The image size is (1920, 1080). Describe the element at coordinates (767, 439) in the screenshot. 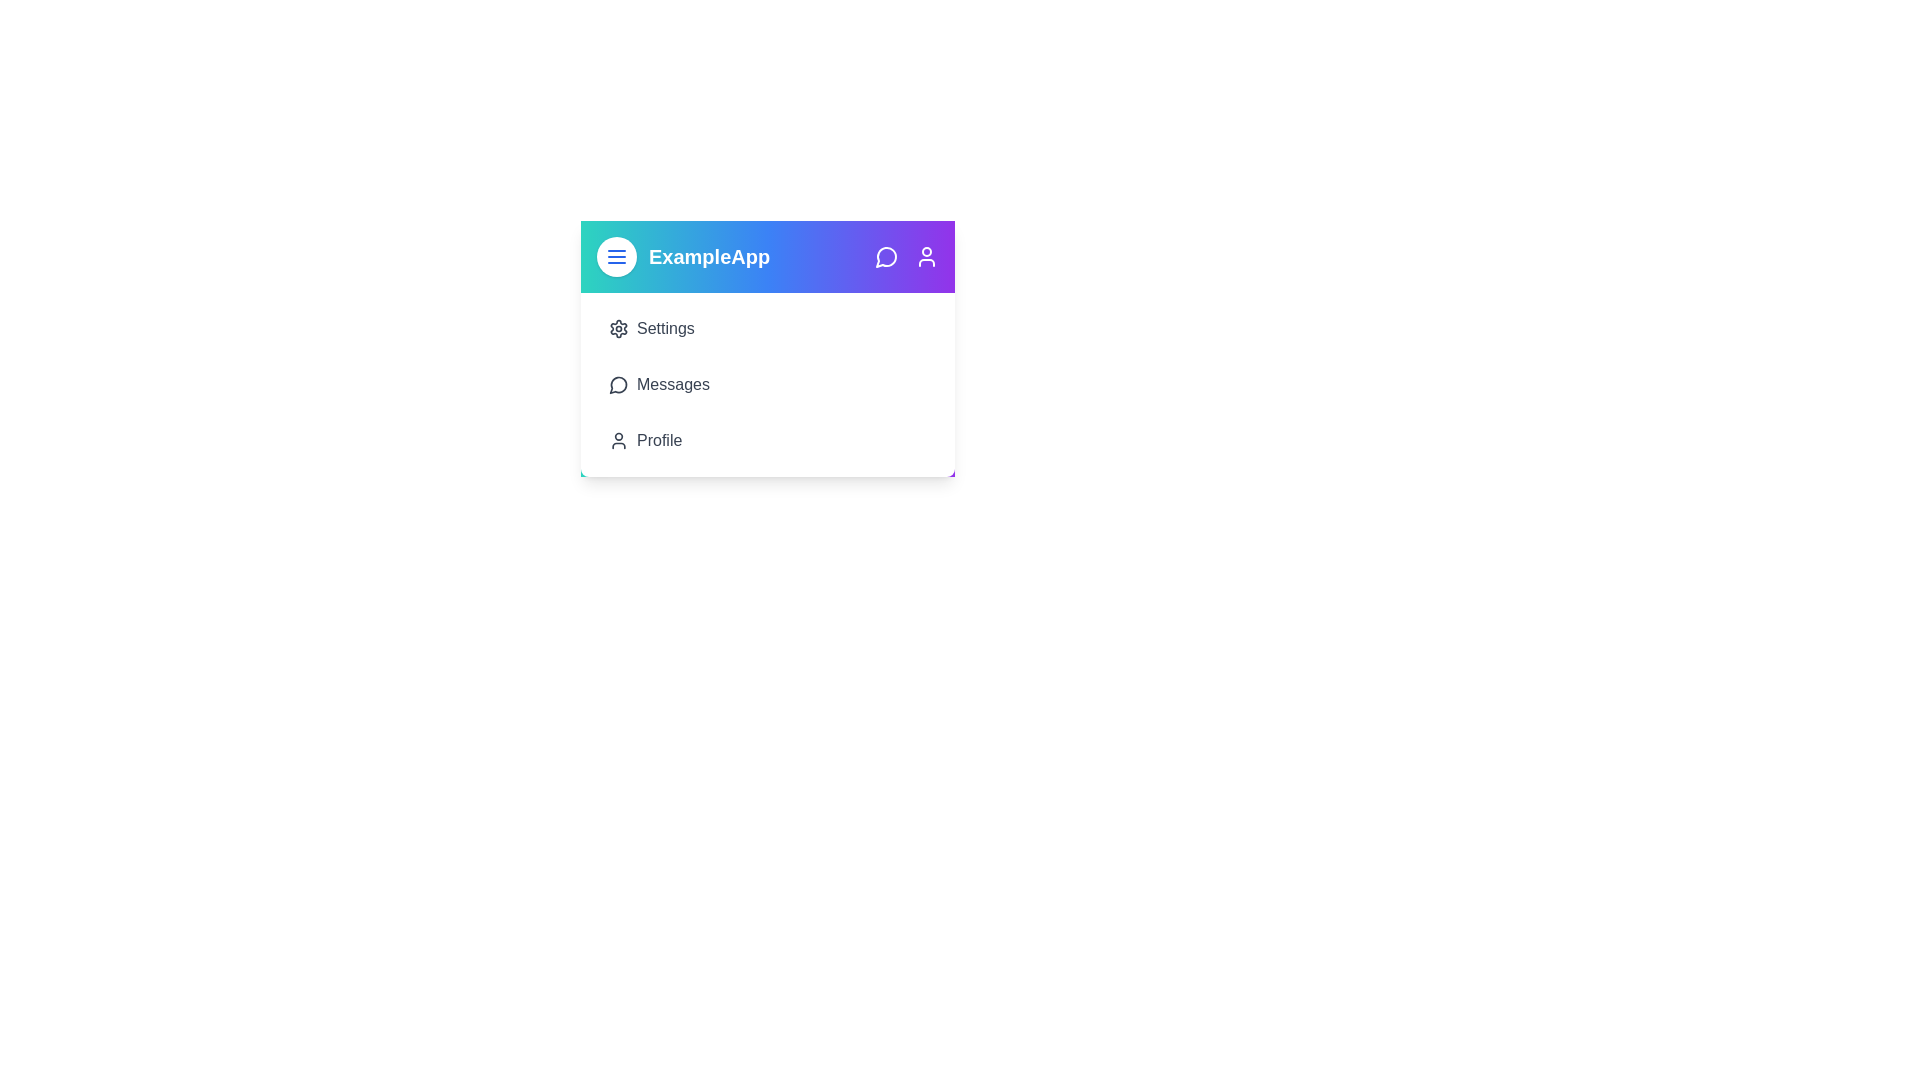

I see `the Profile menu item` at that location.